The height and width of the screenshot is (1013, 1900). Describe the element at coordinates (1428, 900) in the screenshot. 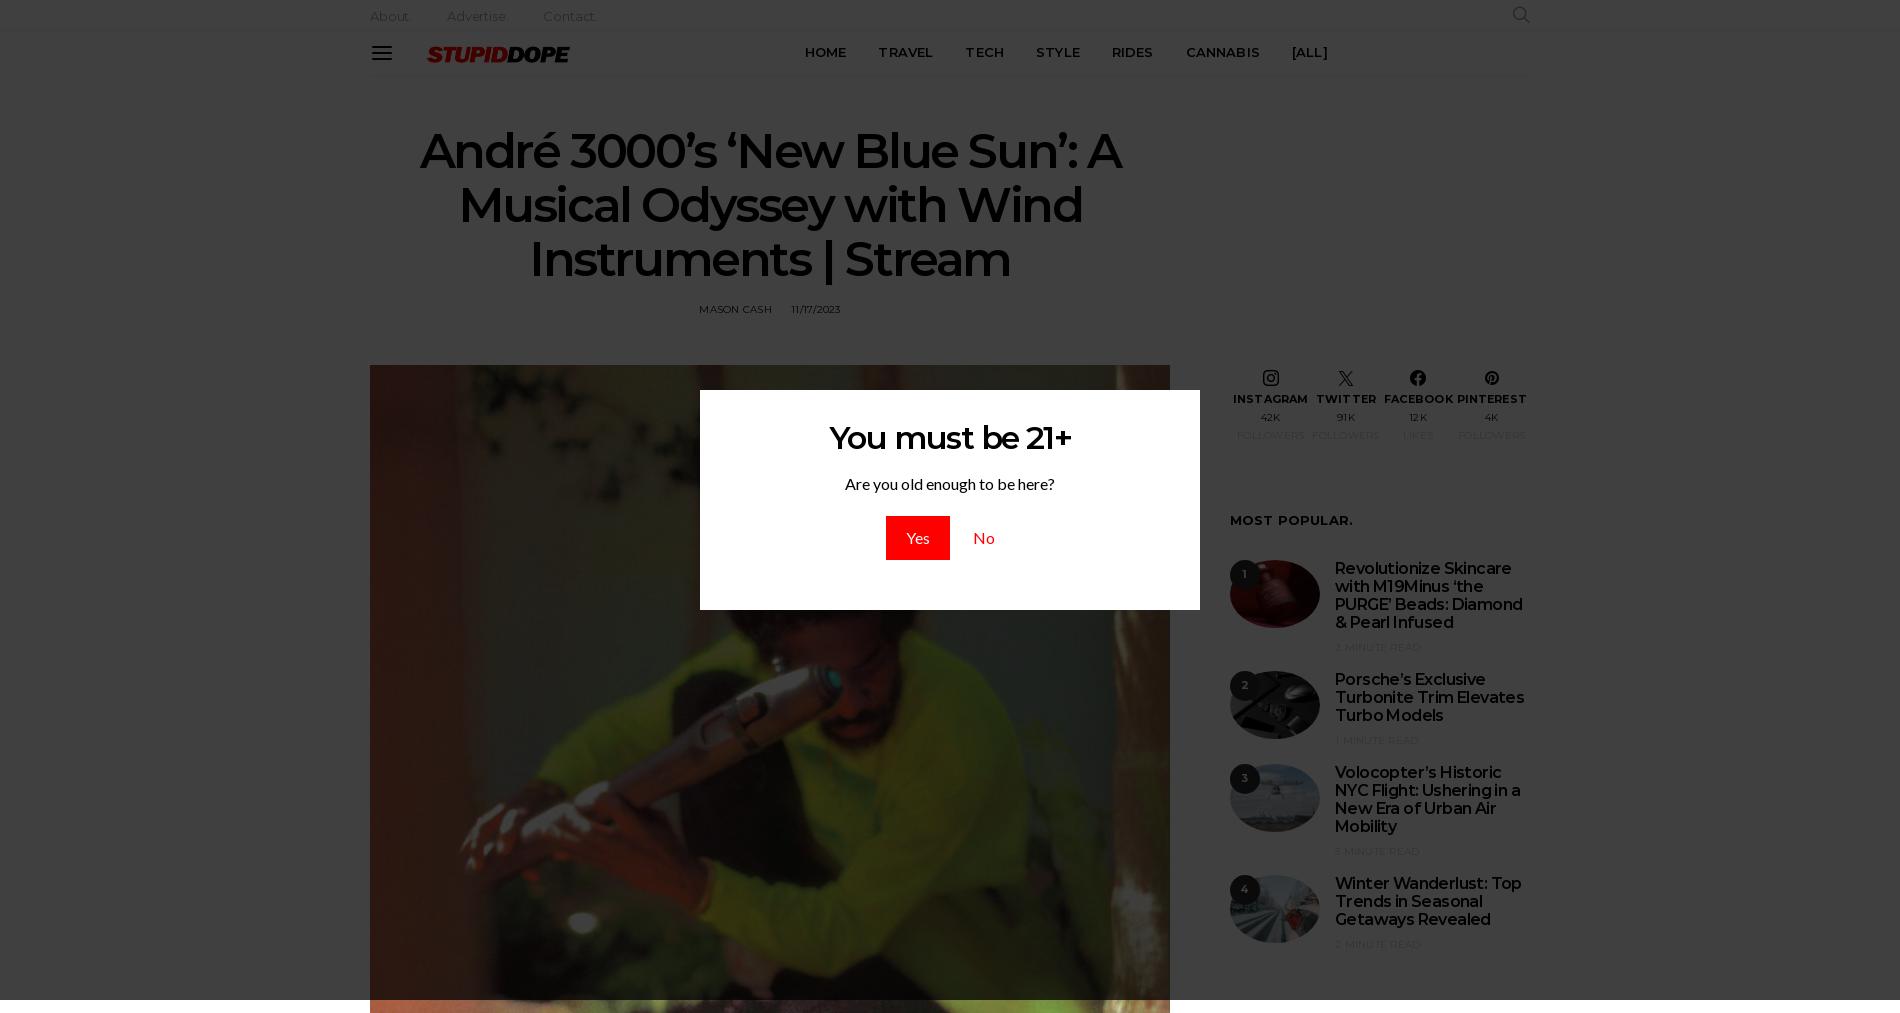

I see `'Winter Wanderlust: Top Trends in Seasonal Getaways Revealed'` at that location.